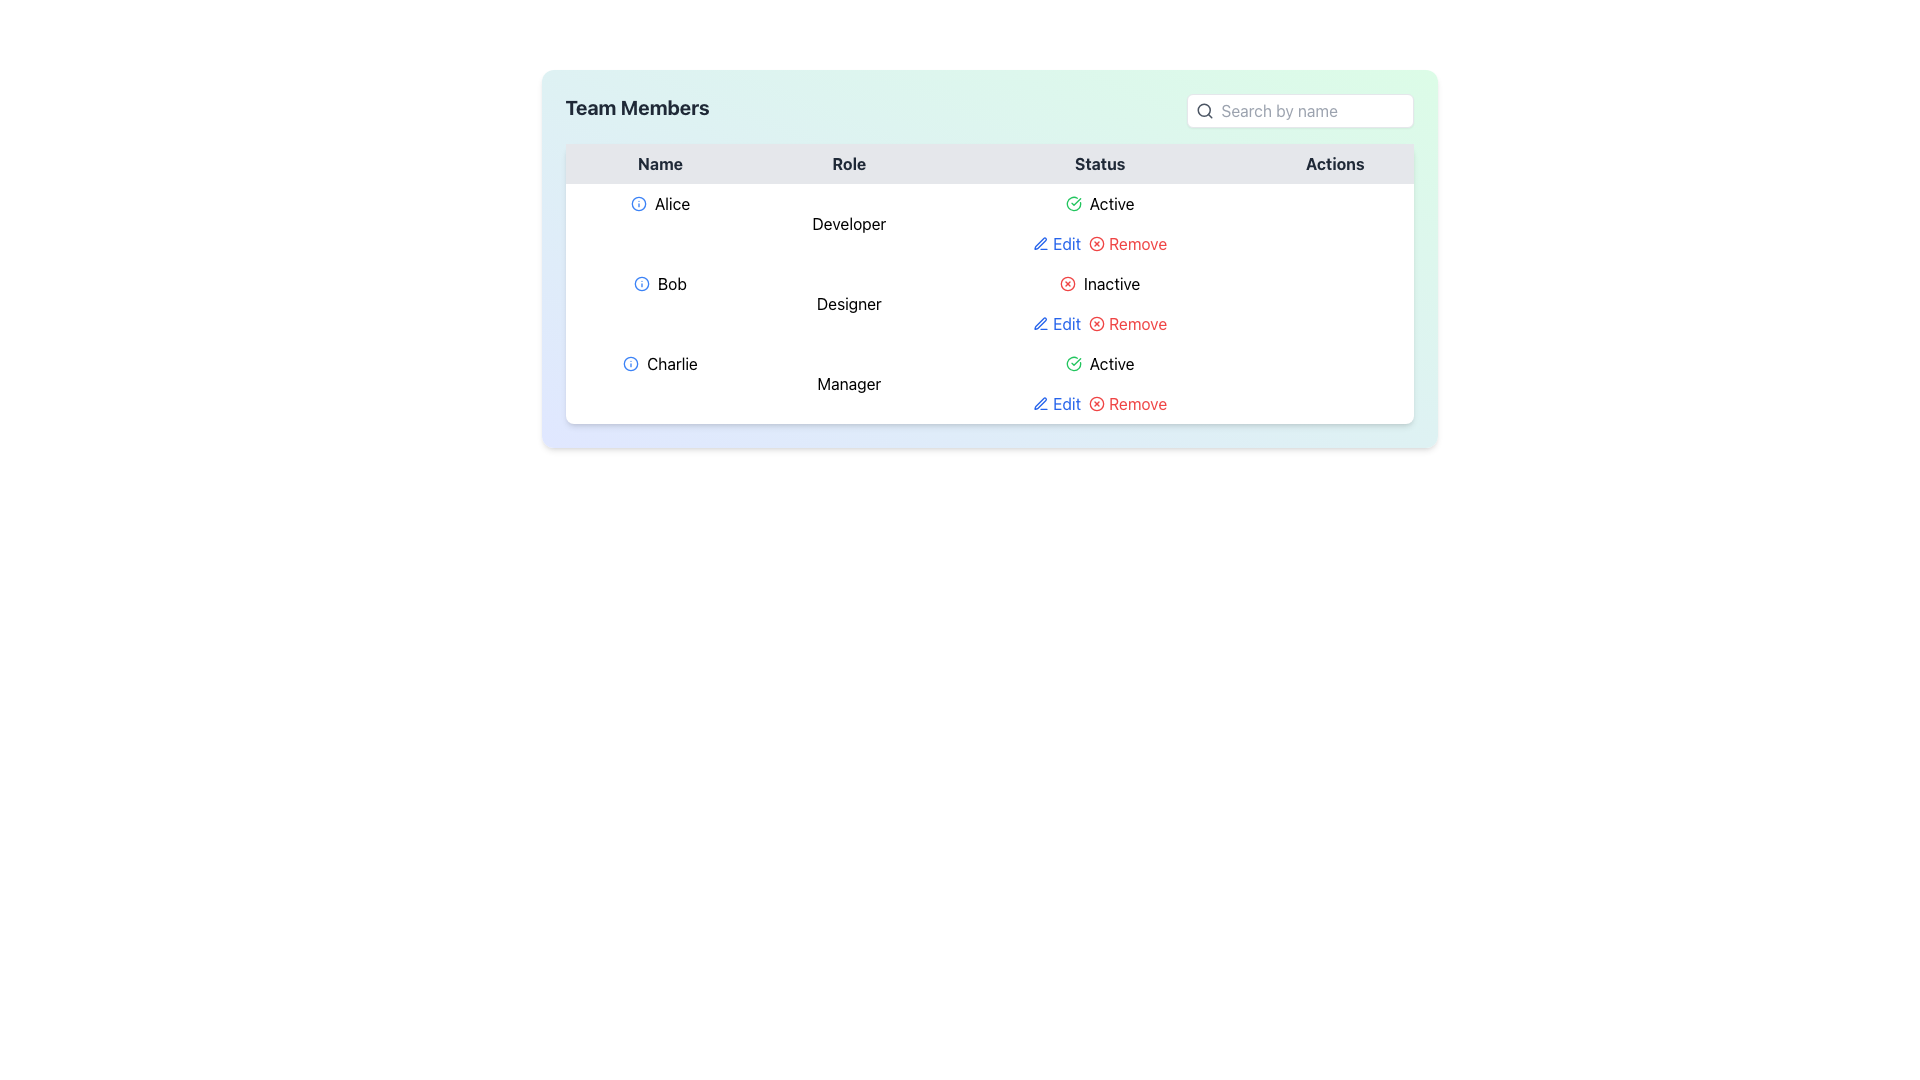 The height and width of the screenshot is (1080, 1920). I want to click on the 'Inactive' status label for user 'Bob' in the second row of the table, which is styled with red text to indicate a non-active status, so click(989, 304).